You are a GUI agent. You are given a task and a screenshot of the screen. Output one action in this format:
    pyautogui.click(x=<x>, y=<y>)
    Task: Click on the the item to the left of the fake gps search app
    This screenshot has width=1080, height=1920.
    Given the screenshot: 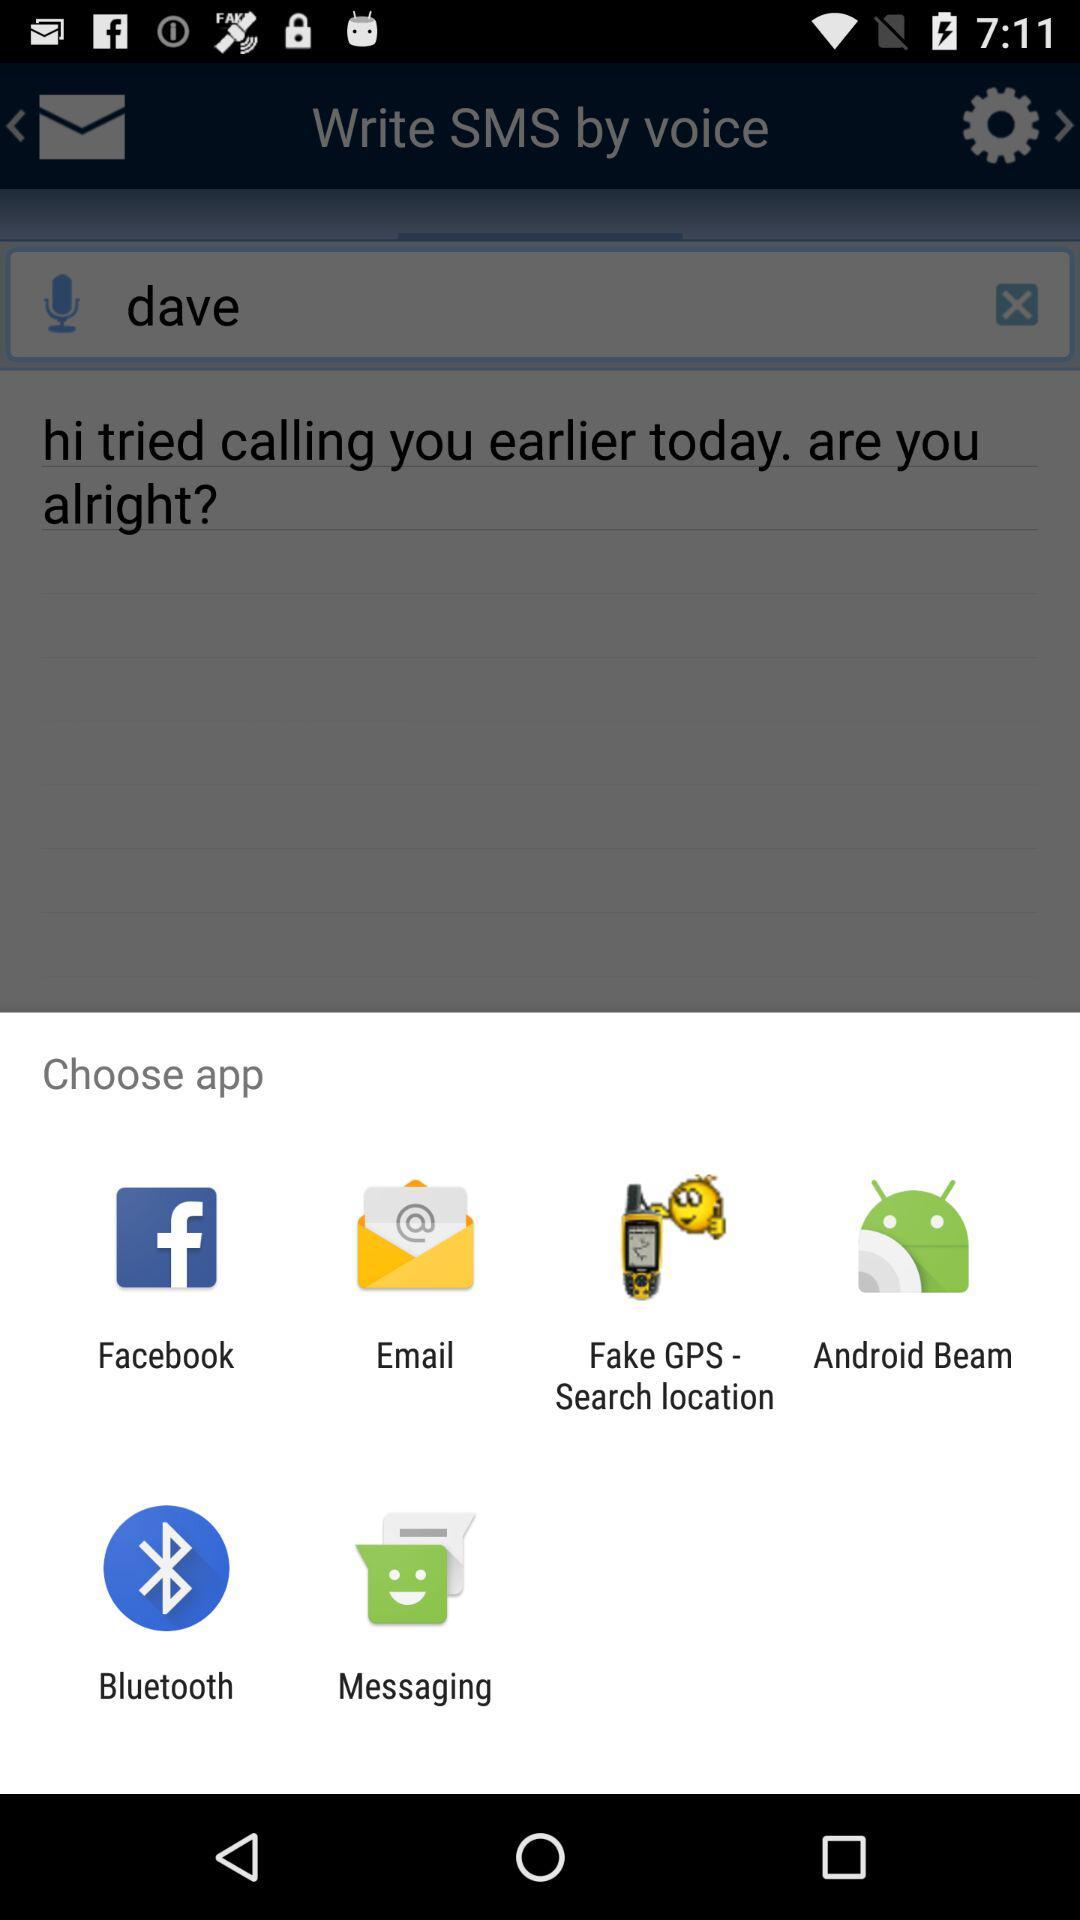 What is the action you would take?
    pyautogui.click(x=414, y=1374)
    